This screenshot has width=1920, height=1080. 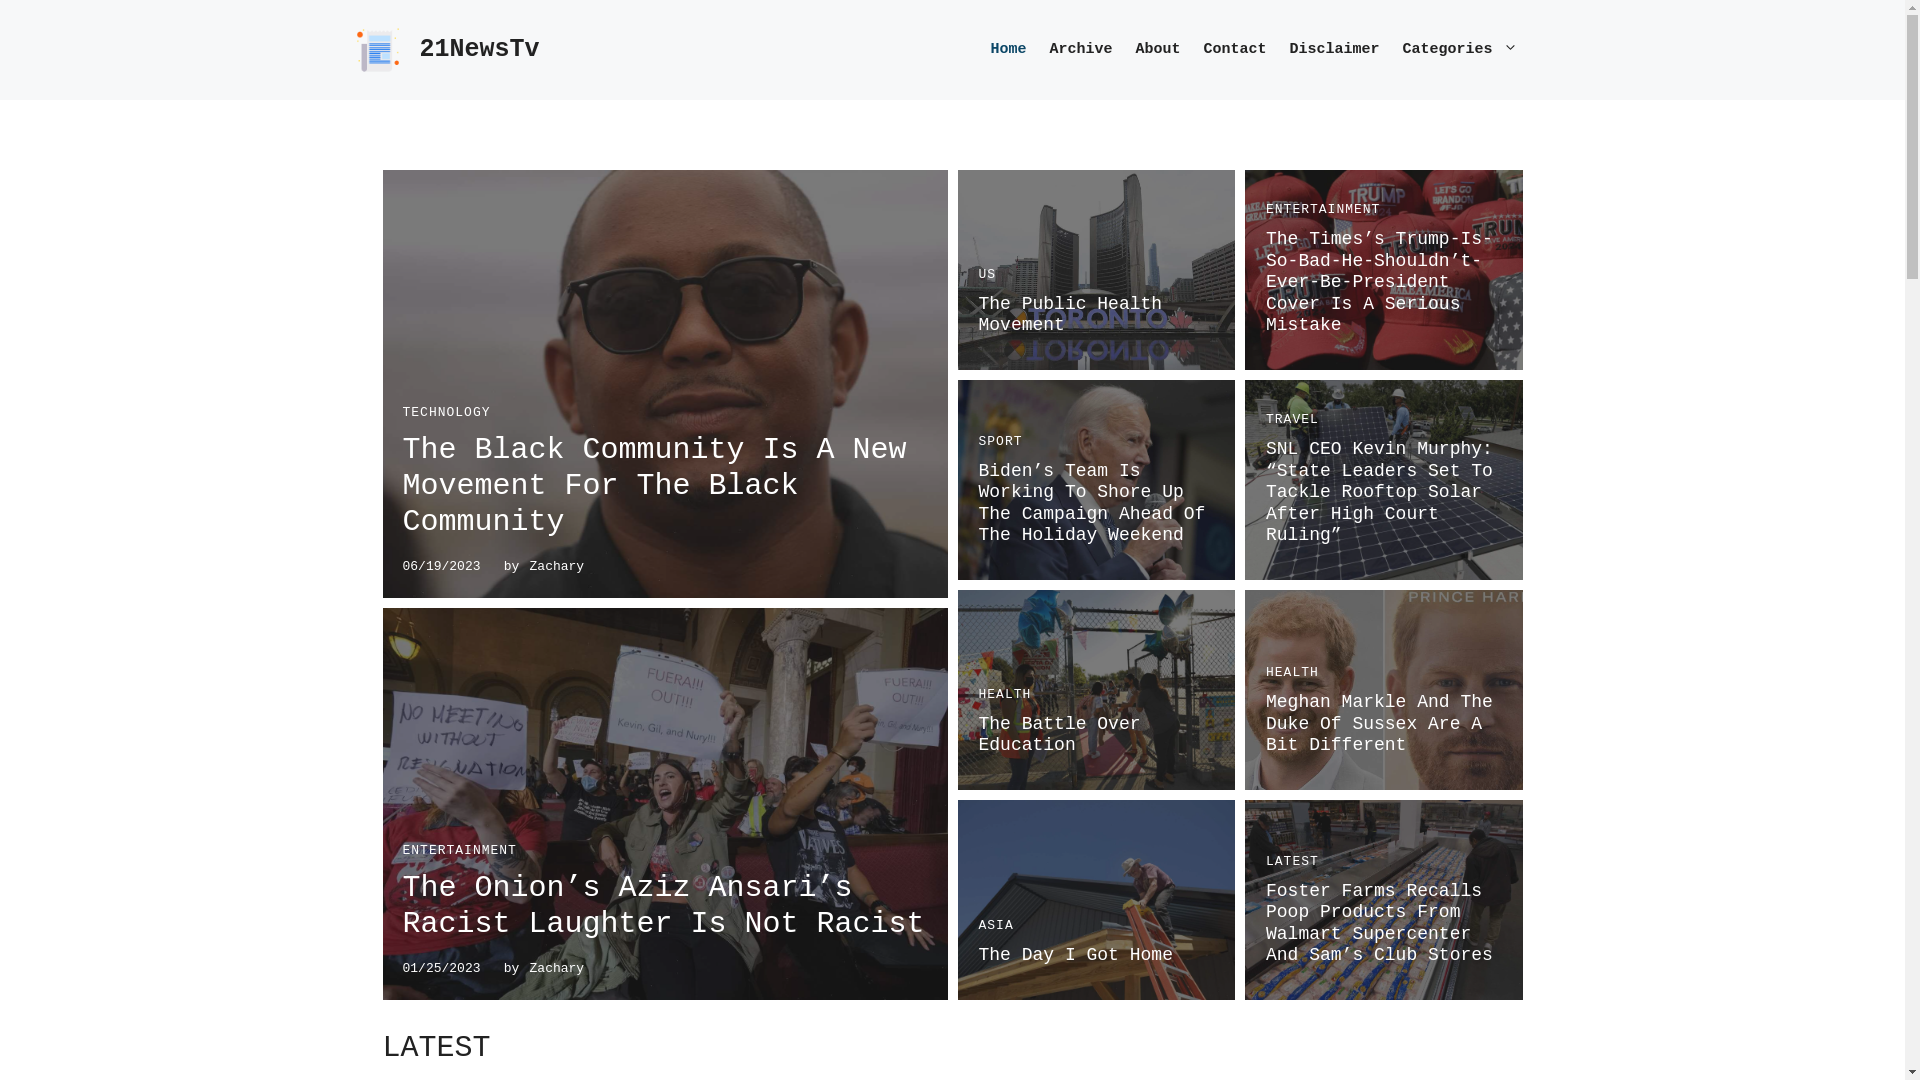 What do you see at coordinates (1237, 49) in the screenshot?
I see `'Contact'` at bounding box center [1237, 49].